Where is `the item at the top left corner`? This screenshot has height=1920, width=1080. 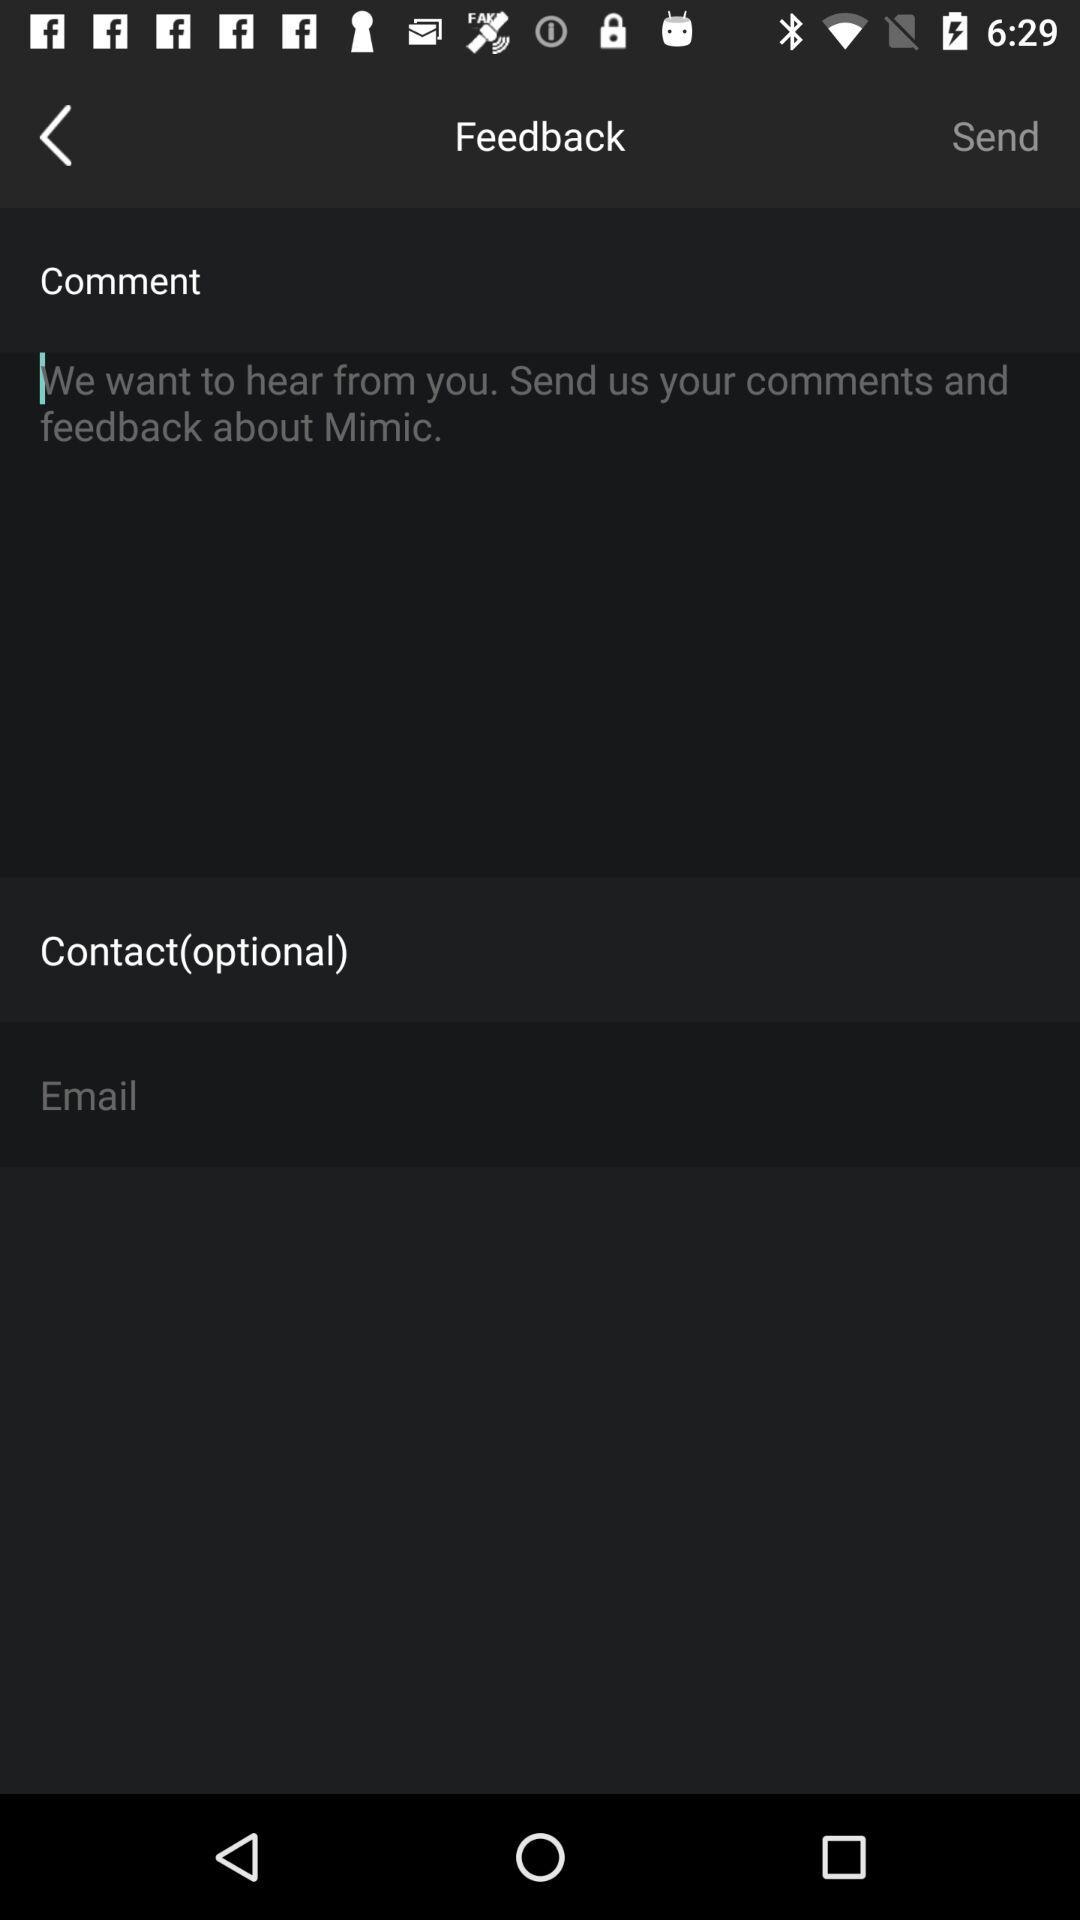 the item at the top left corner is located at coordinates (54, 134).